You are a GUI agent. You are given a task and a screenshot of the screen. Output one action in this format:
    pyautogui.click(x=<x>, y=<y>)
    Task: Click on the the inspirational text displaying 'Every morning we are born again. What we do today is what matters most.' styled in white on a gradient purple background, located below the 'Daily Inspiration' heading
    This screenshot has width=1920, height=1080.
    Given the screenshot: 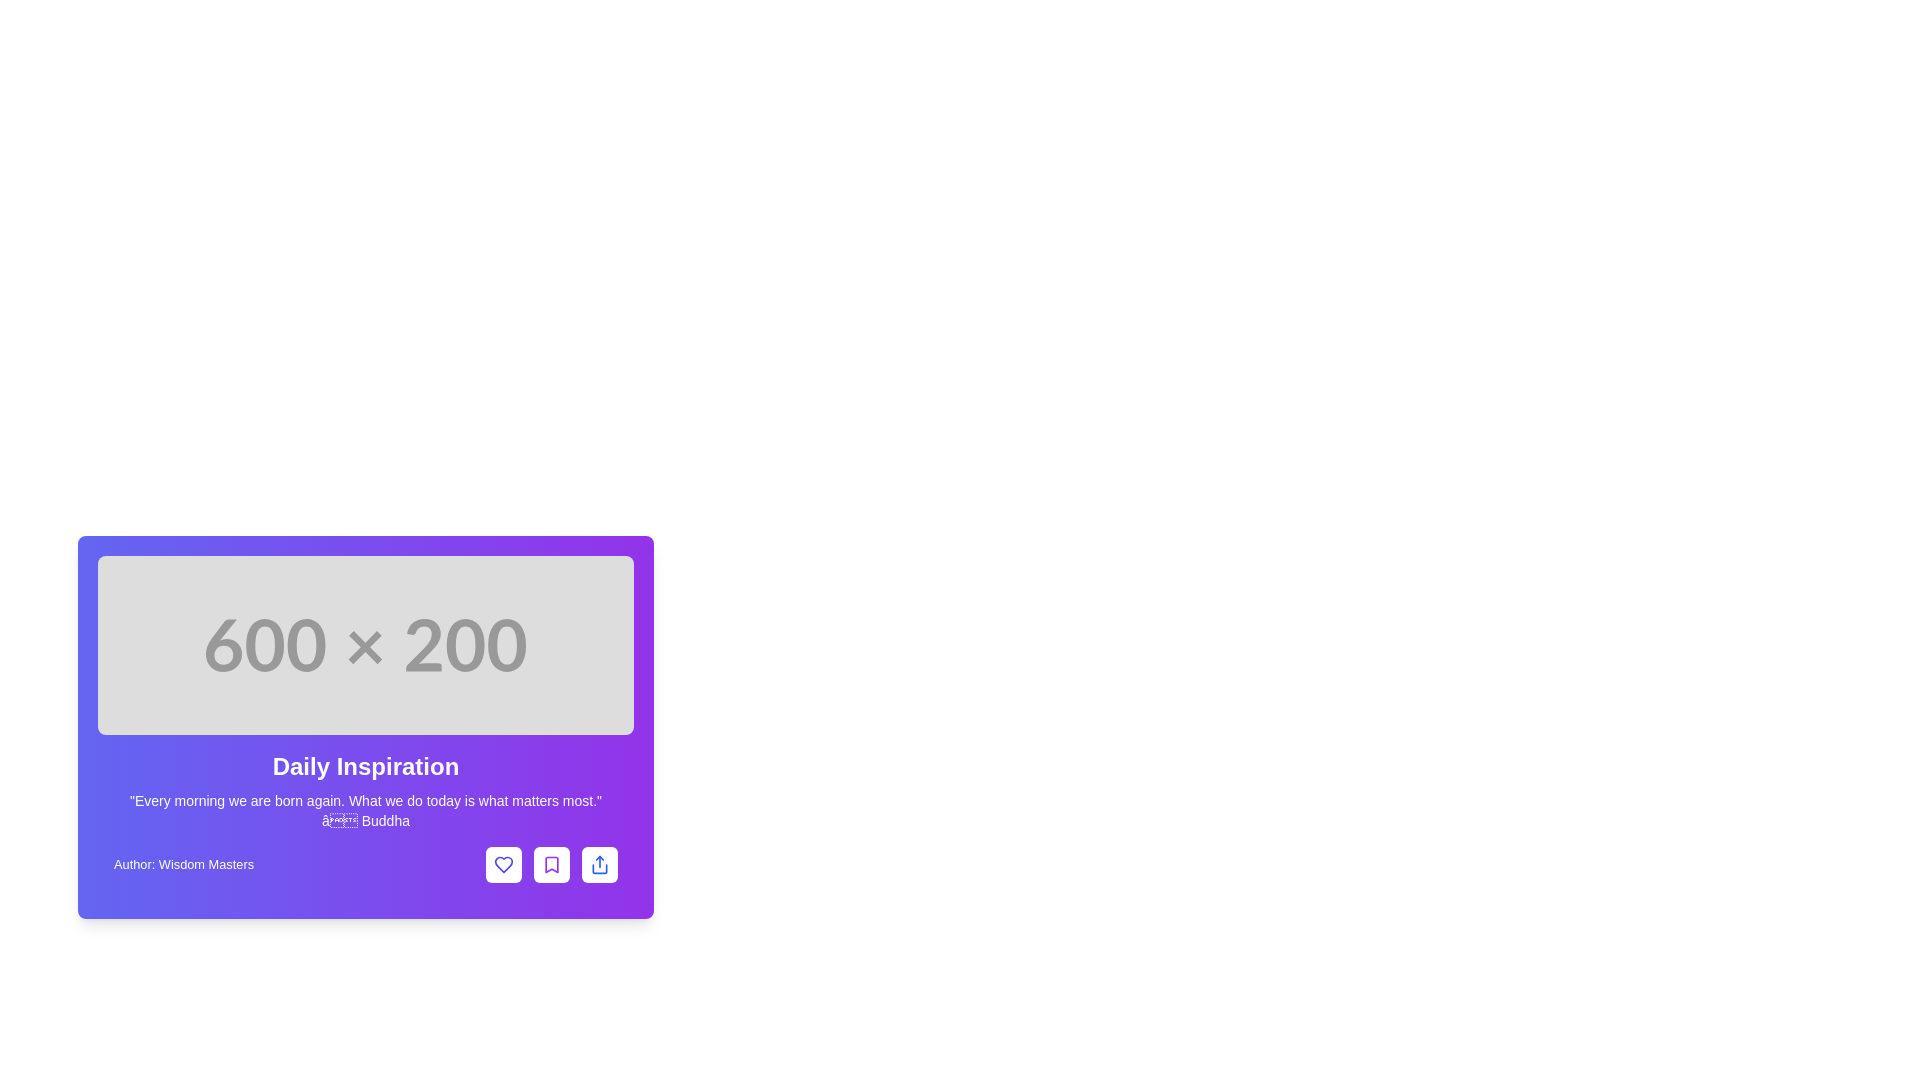 What is the action you would take?
    pyautogui.click(x=365, y=810)
    